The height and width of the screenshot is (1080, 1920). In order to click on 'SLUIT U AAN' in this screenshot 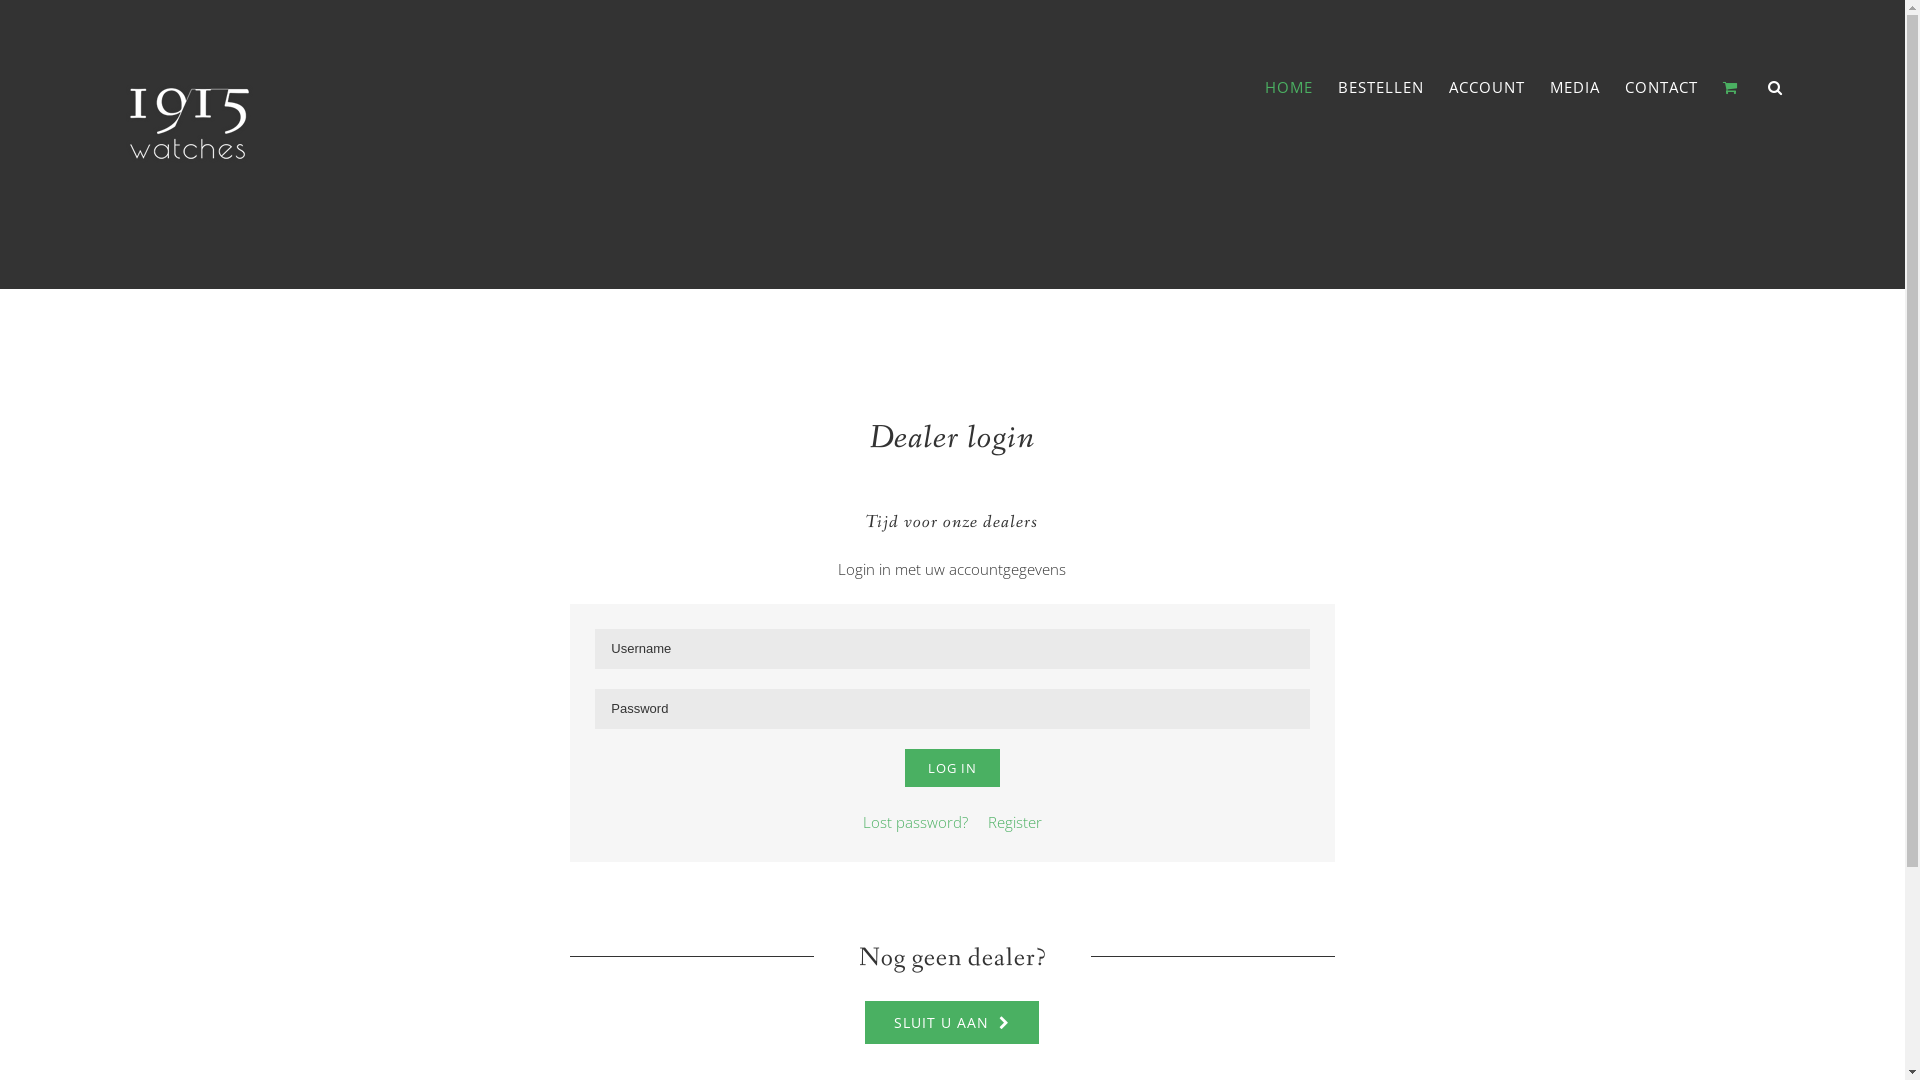, I will do `click(950, 1022)`.